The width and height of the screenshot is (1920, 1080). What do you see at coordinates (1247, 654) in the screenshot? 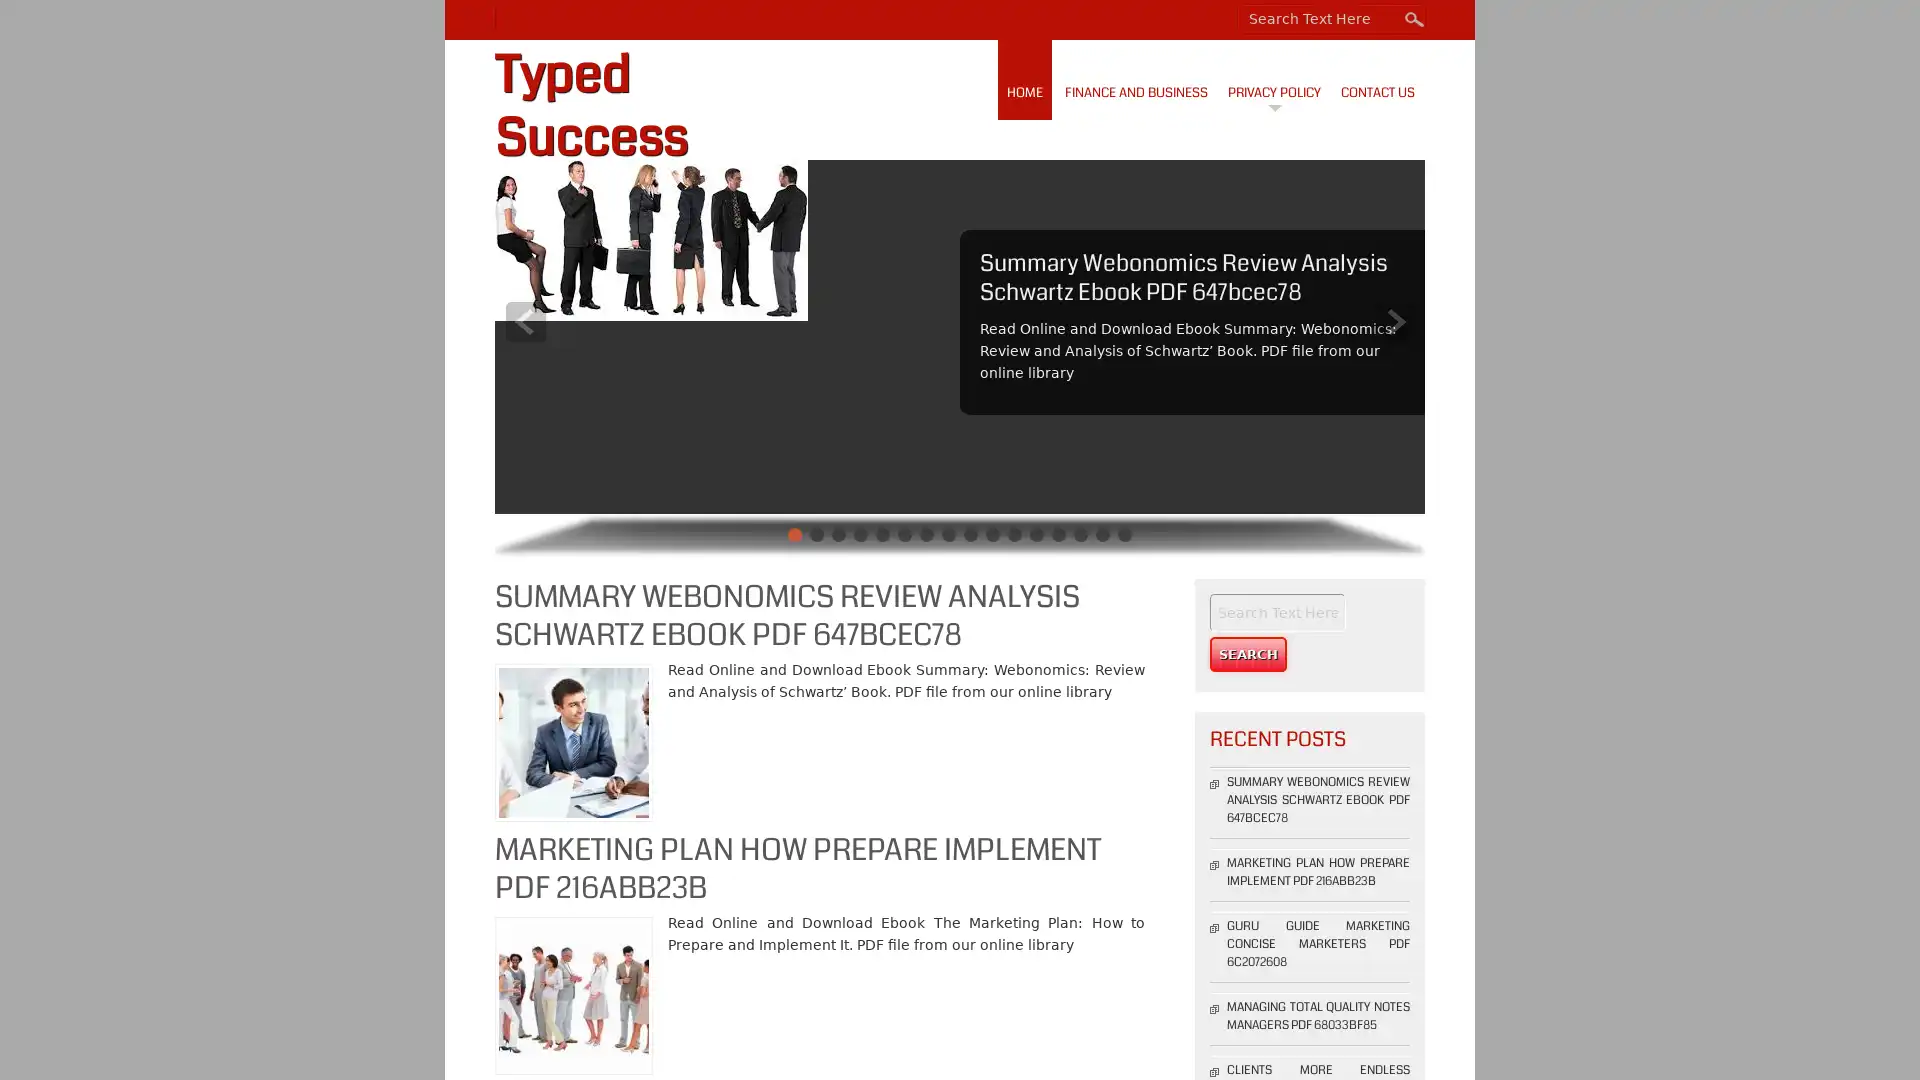
I see `Search` at bounding box center [1247, 654].